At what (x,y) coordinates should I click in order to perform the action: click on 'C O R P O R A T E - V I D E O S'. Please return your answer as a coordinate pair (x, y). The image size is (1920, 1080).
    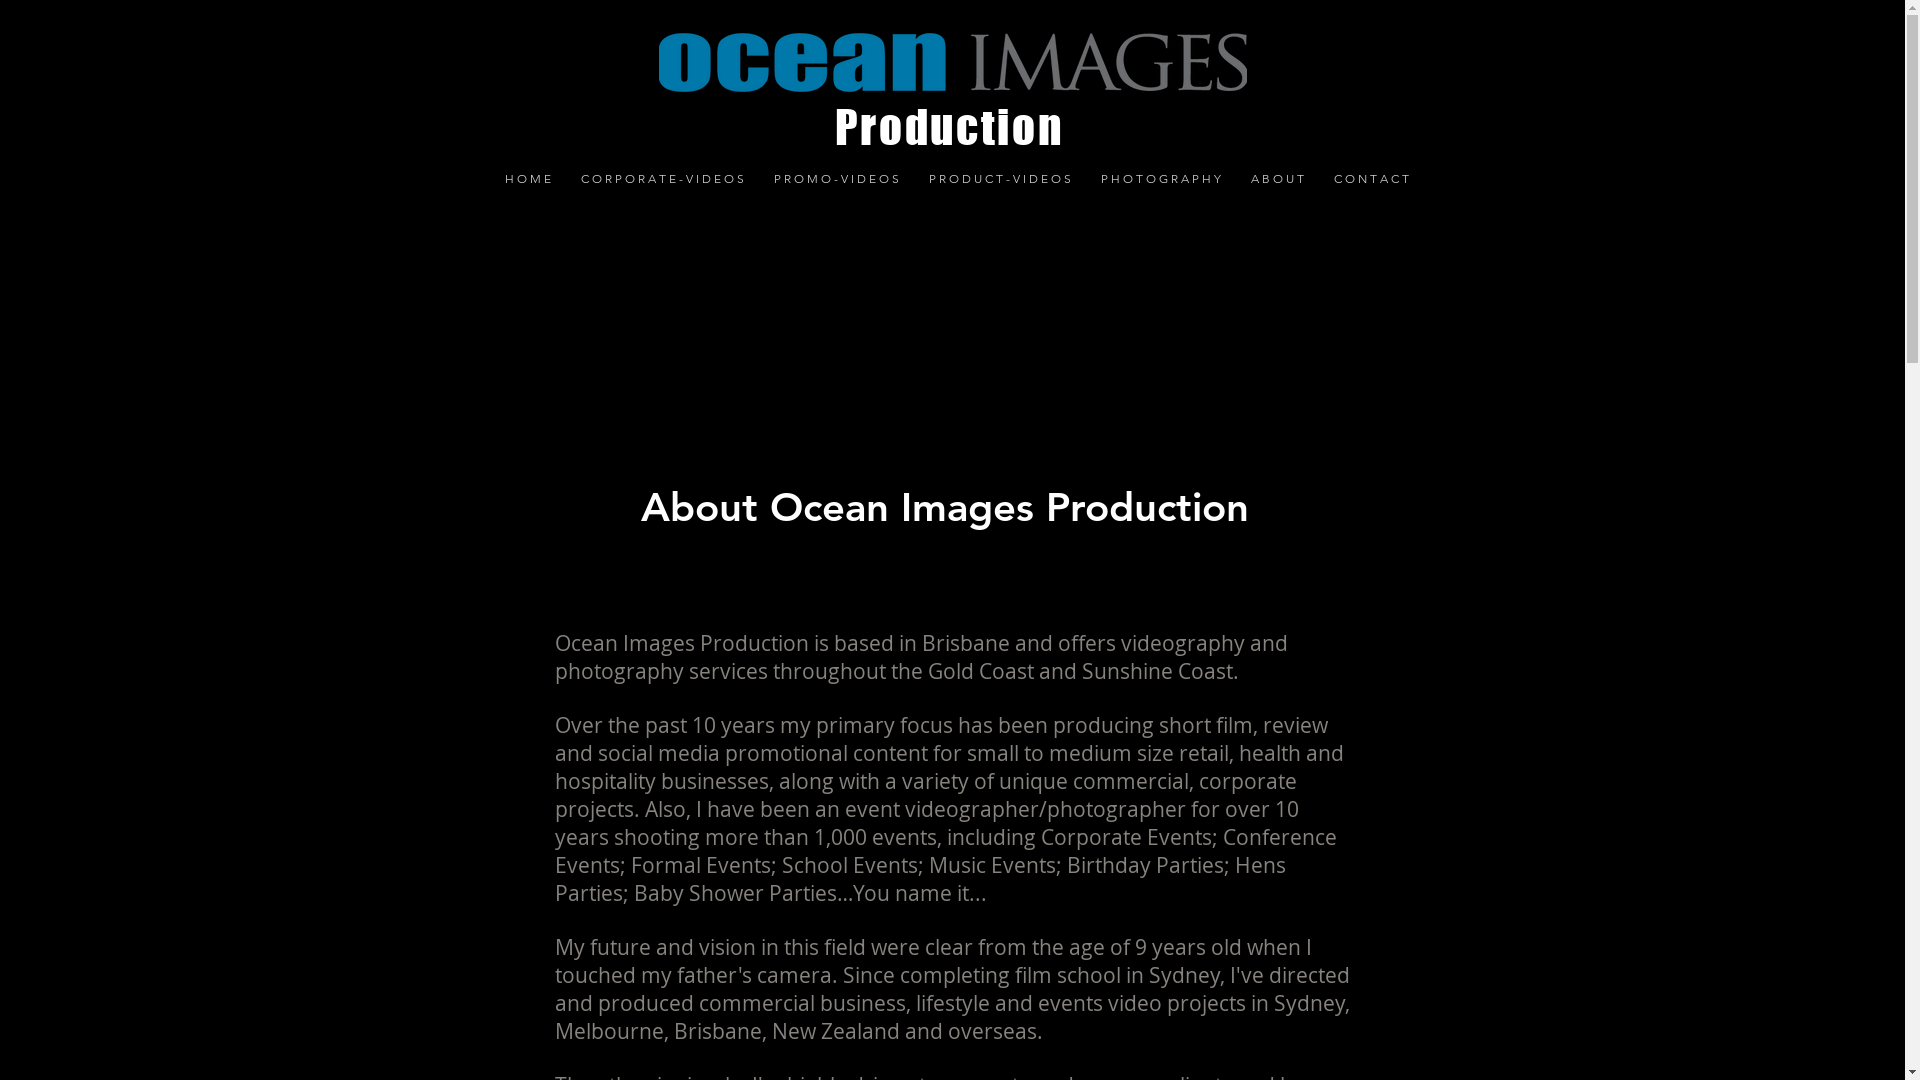
    Looking at the image, I should click on (662, 177).